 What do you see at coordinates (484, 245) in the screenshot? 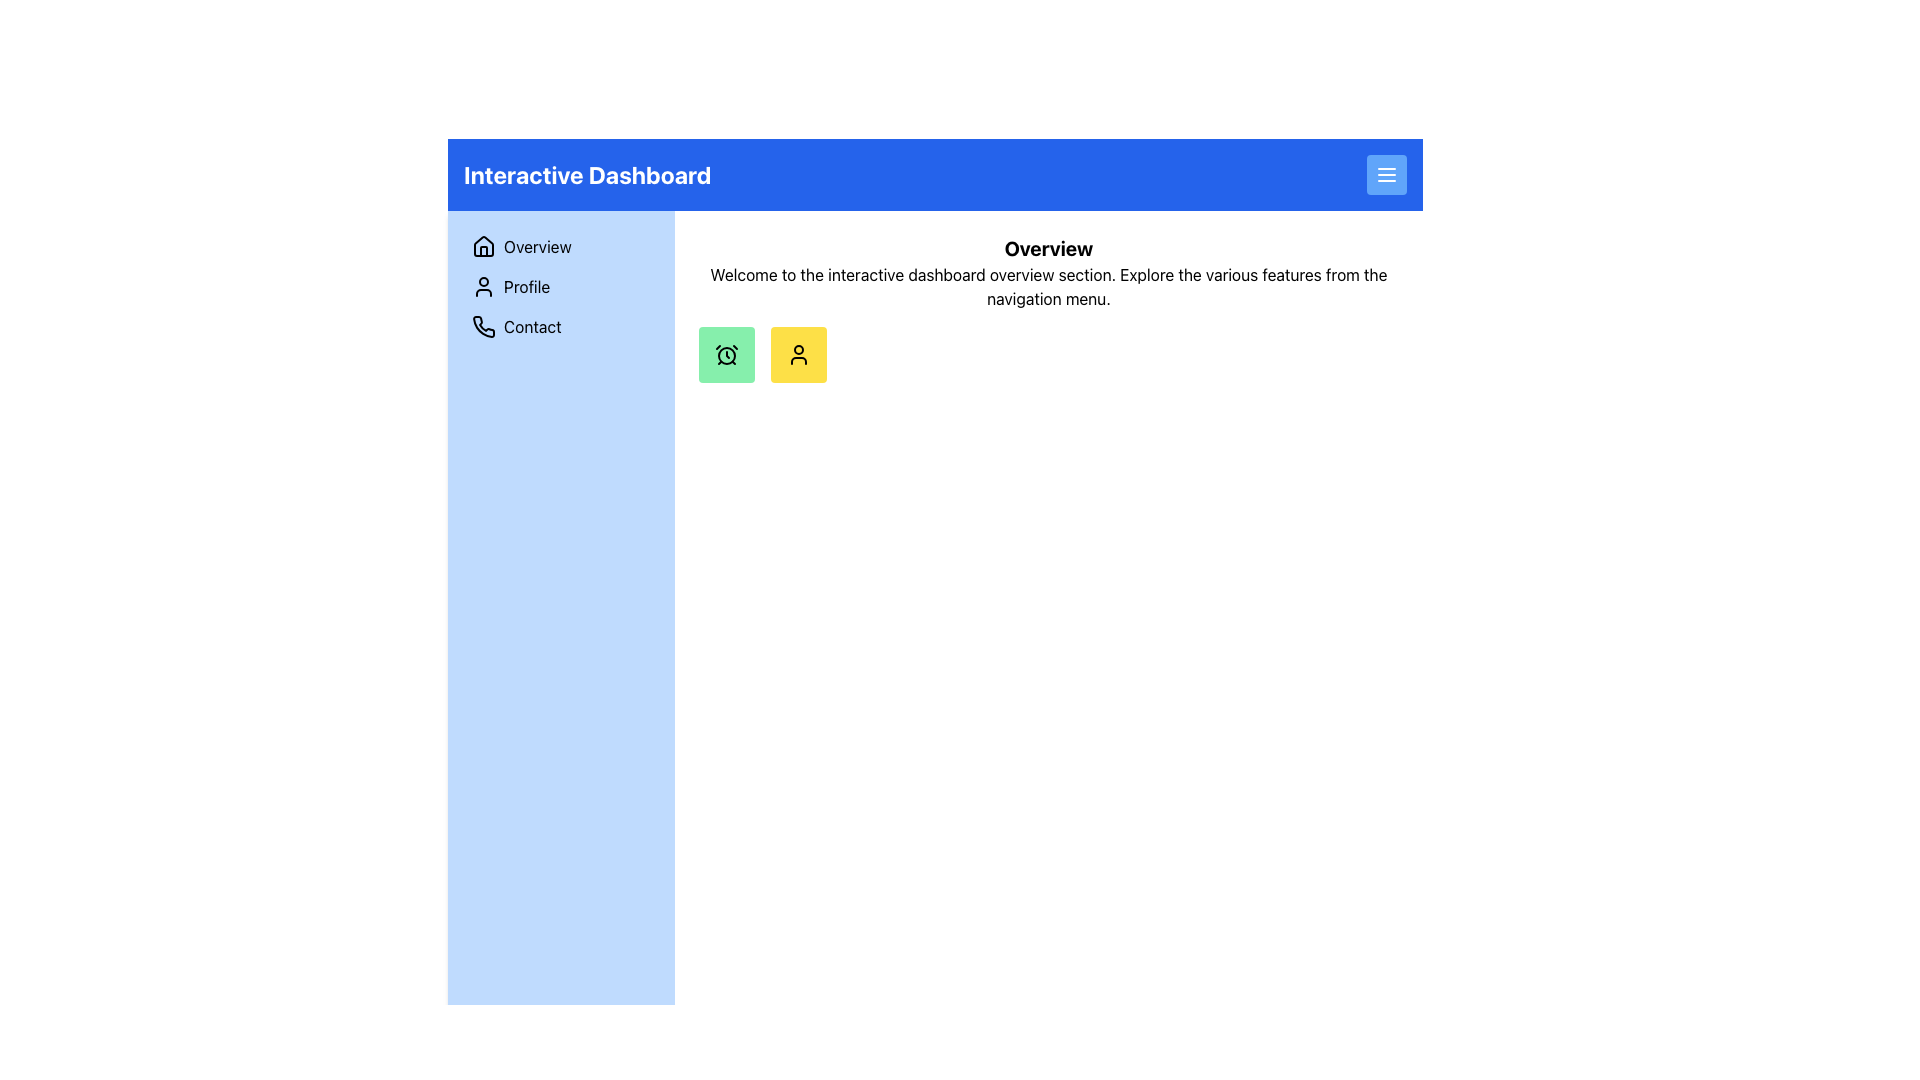
I see `the house icon located on the left navigation panel` at bounding box center [484, 245].